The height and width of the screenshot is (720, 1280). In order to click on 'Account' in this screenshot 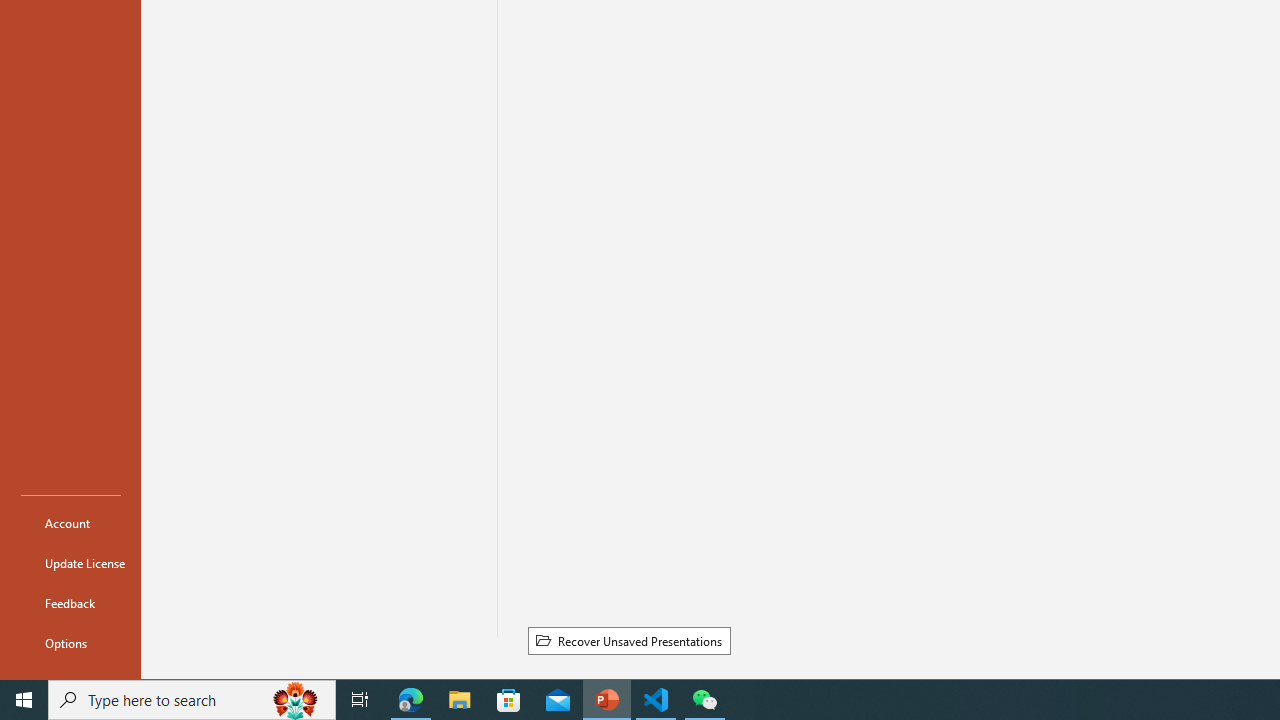, I will do `click(71, 522)`.